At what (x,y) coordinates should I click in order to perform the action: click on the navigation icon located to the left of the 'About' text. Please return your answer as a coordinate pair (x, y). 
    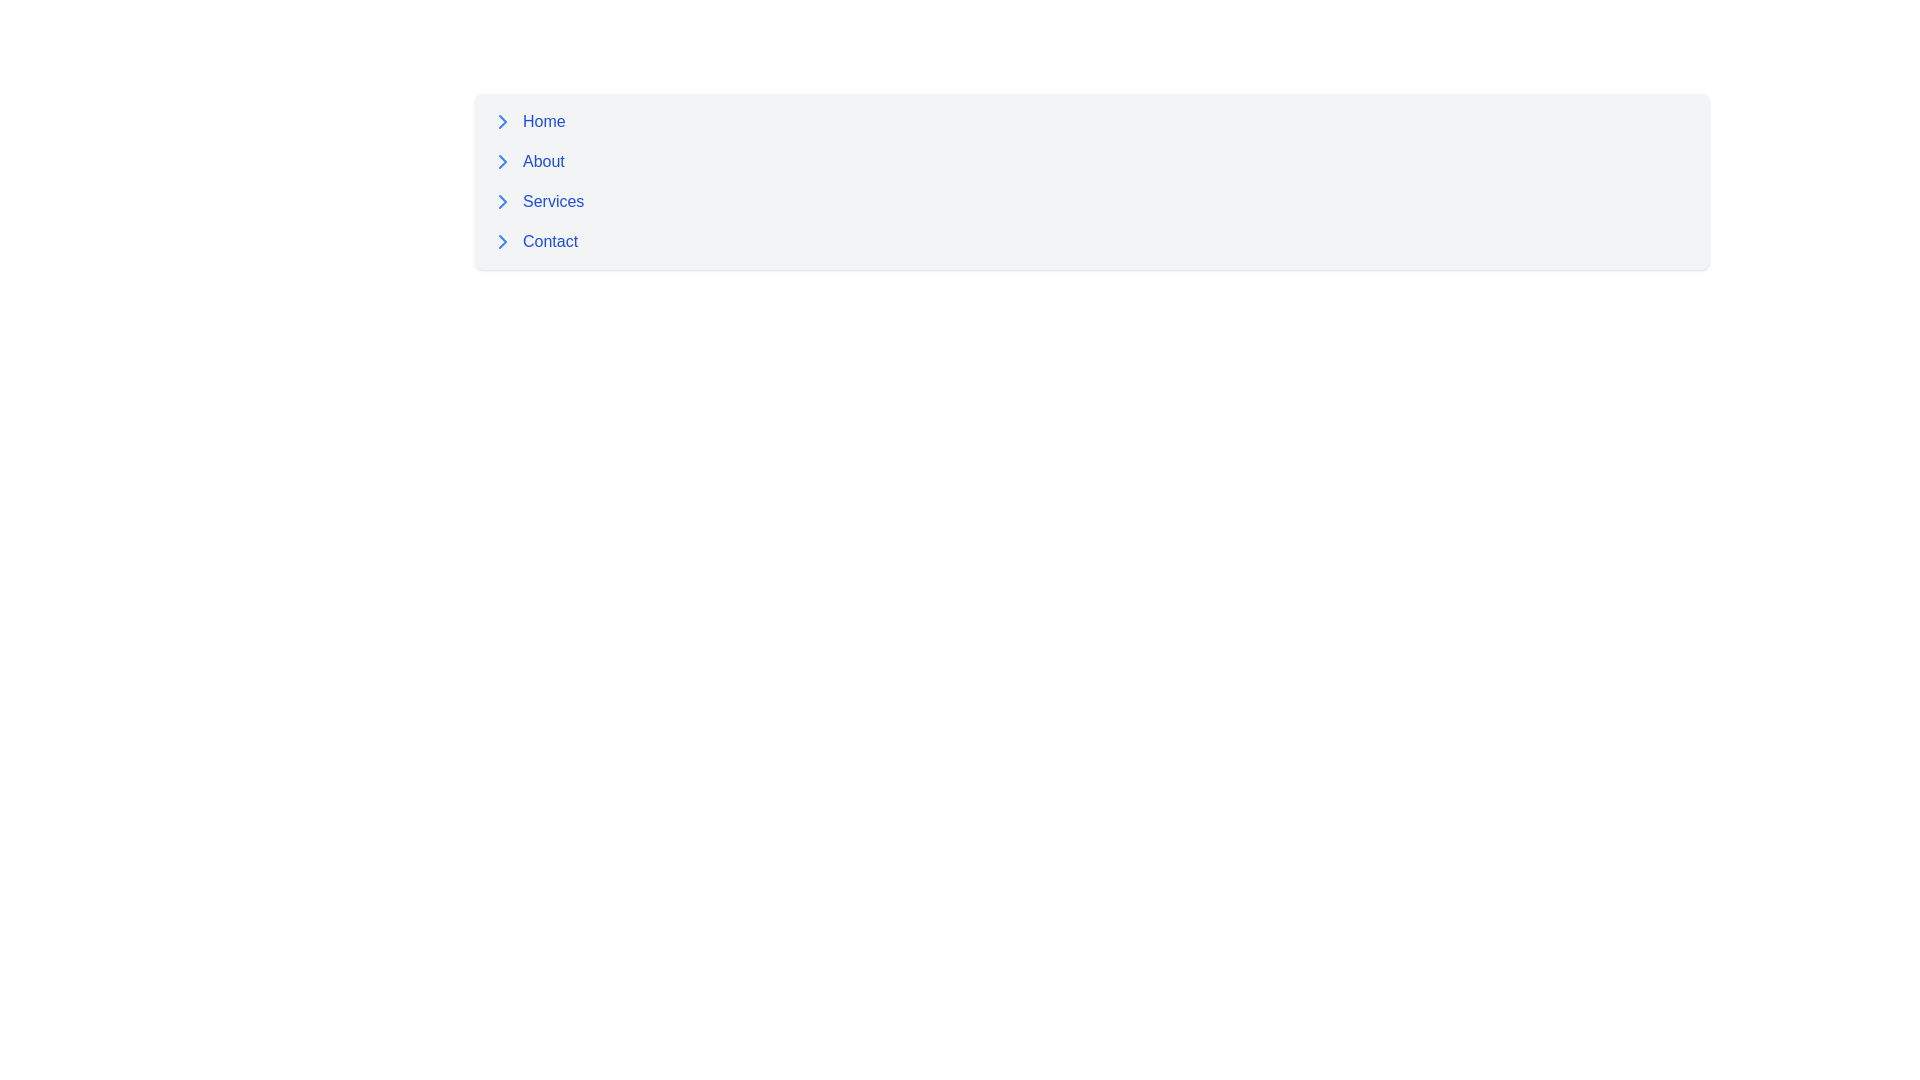
    Looking at the image, I should click on (503, 161).